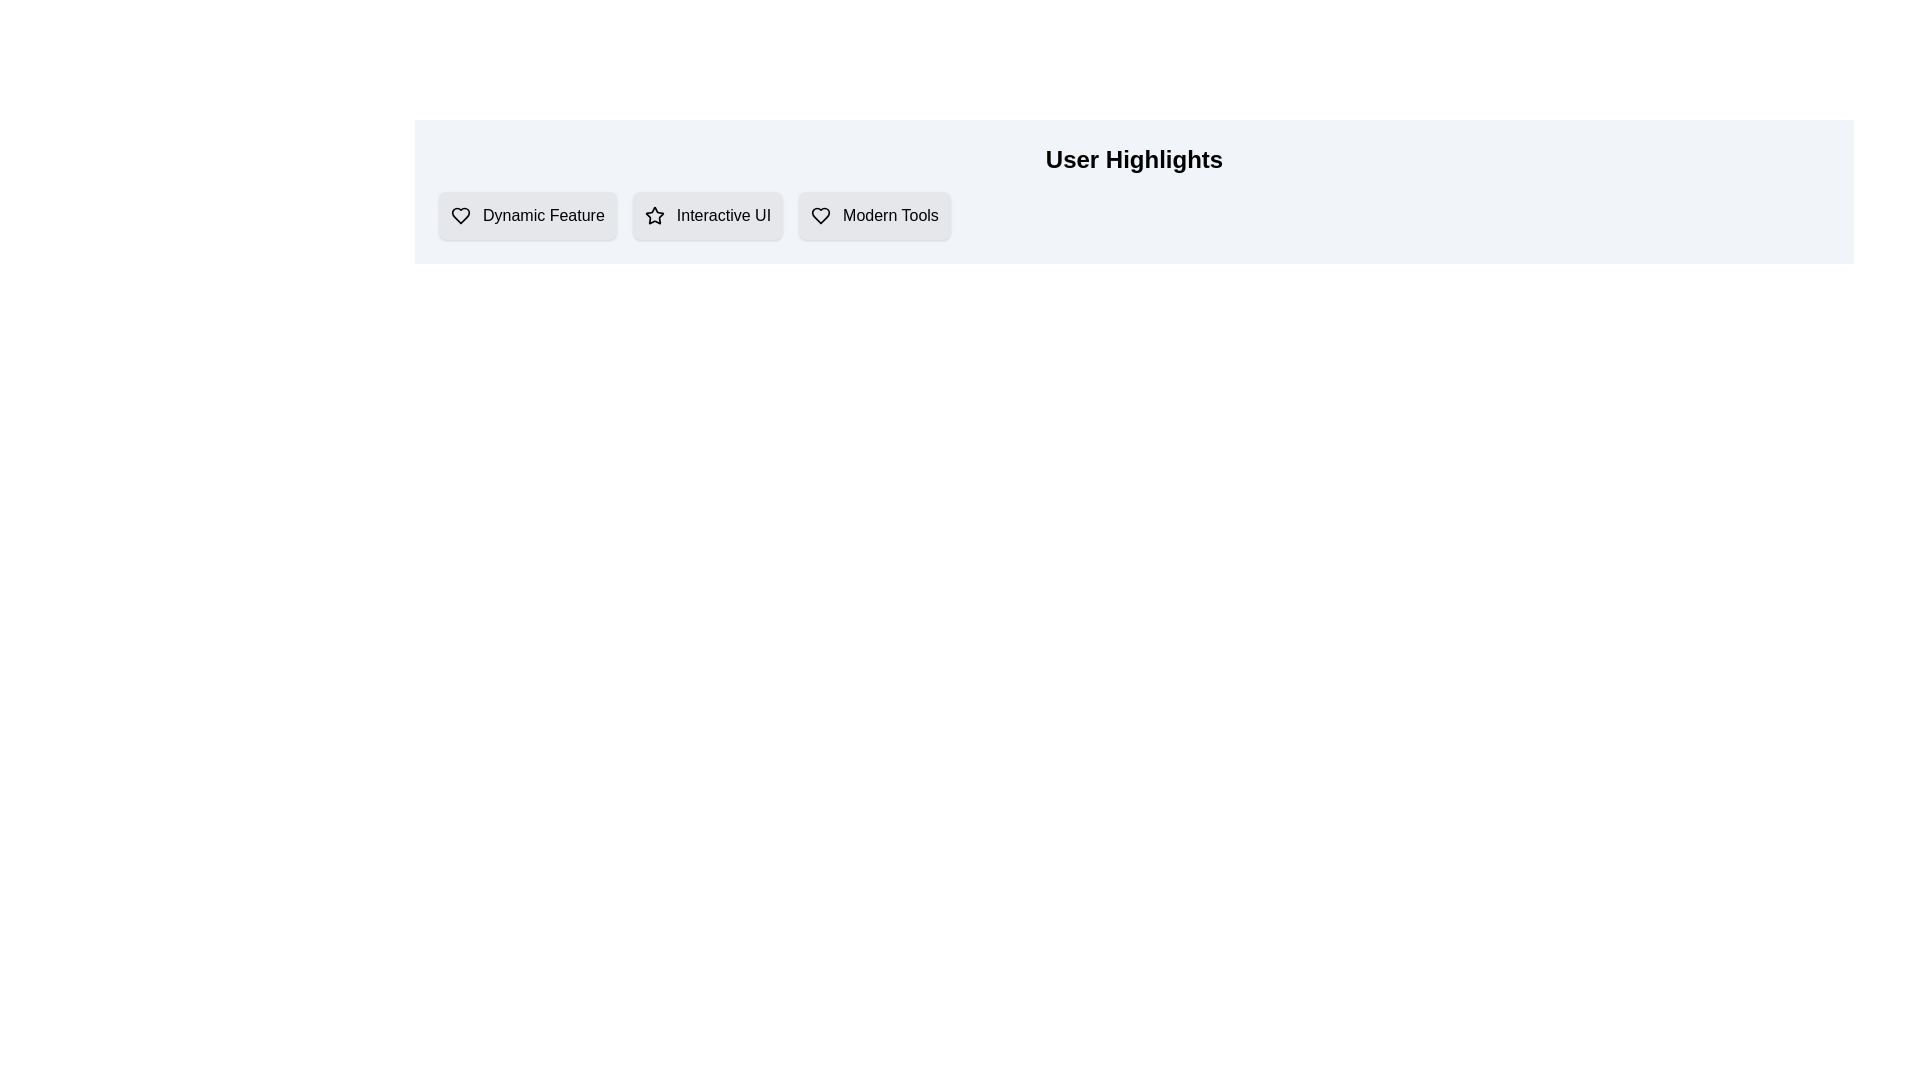 The height and width of the screenshot is (1080, 1920). I want to click on the item labeled 'Interactive UI', so click(707, 216).